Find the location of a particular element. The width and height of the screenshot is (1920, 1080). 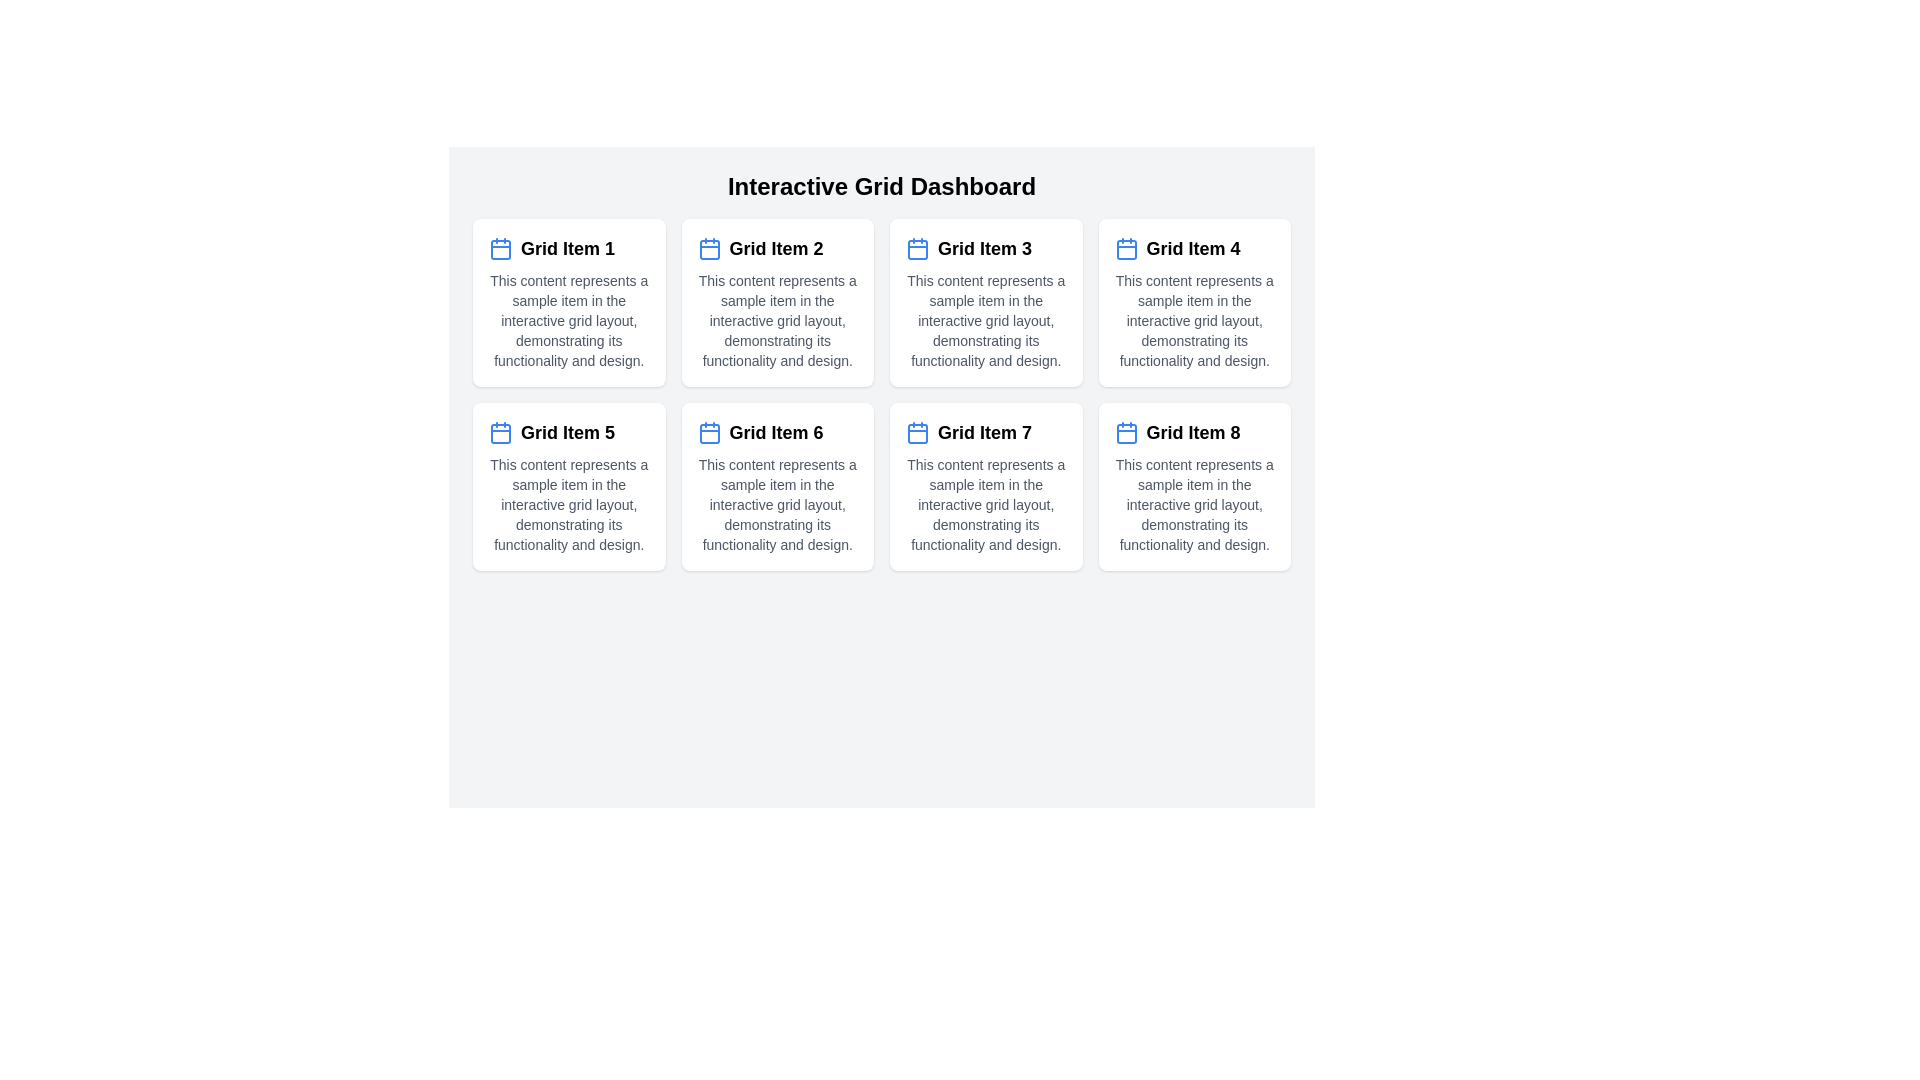

the card titled 'Grid Item 5', which contains descriptive text about a sample item in the interactive grid layout is located at coordinates (568, 486).